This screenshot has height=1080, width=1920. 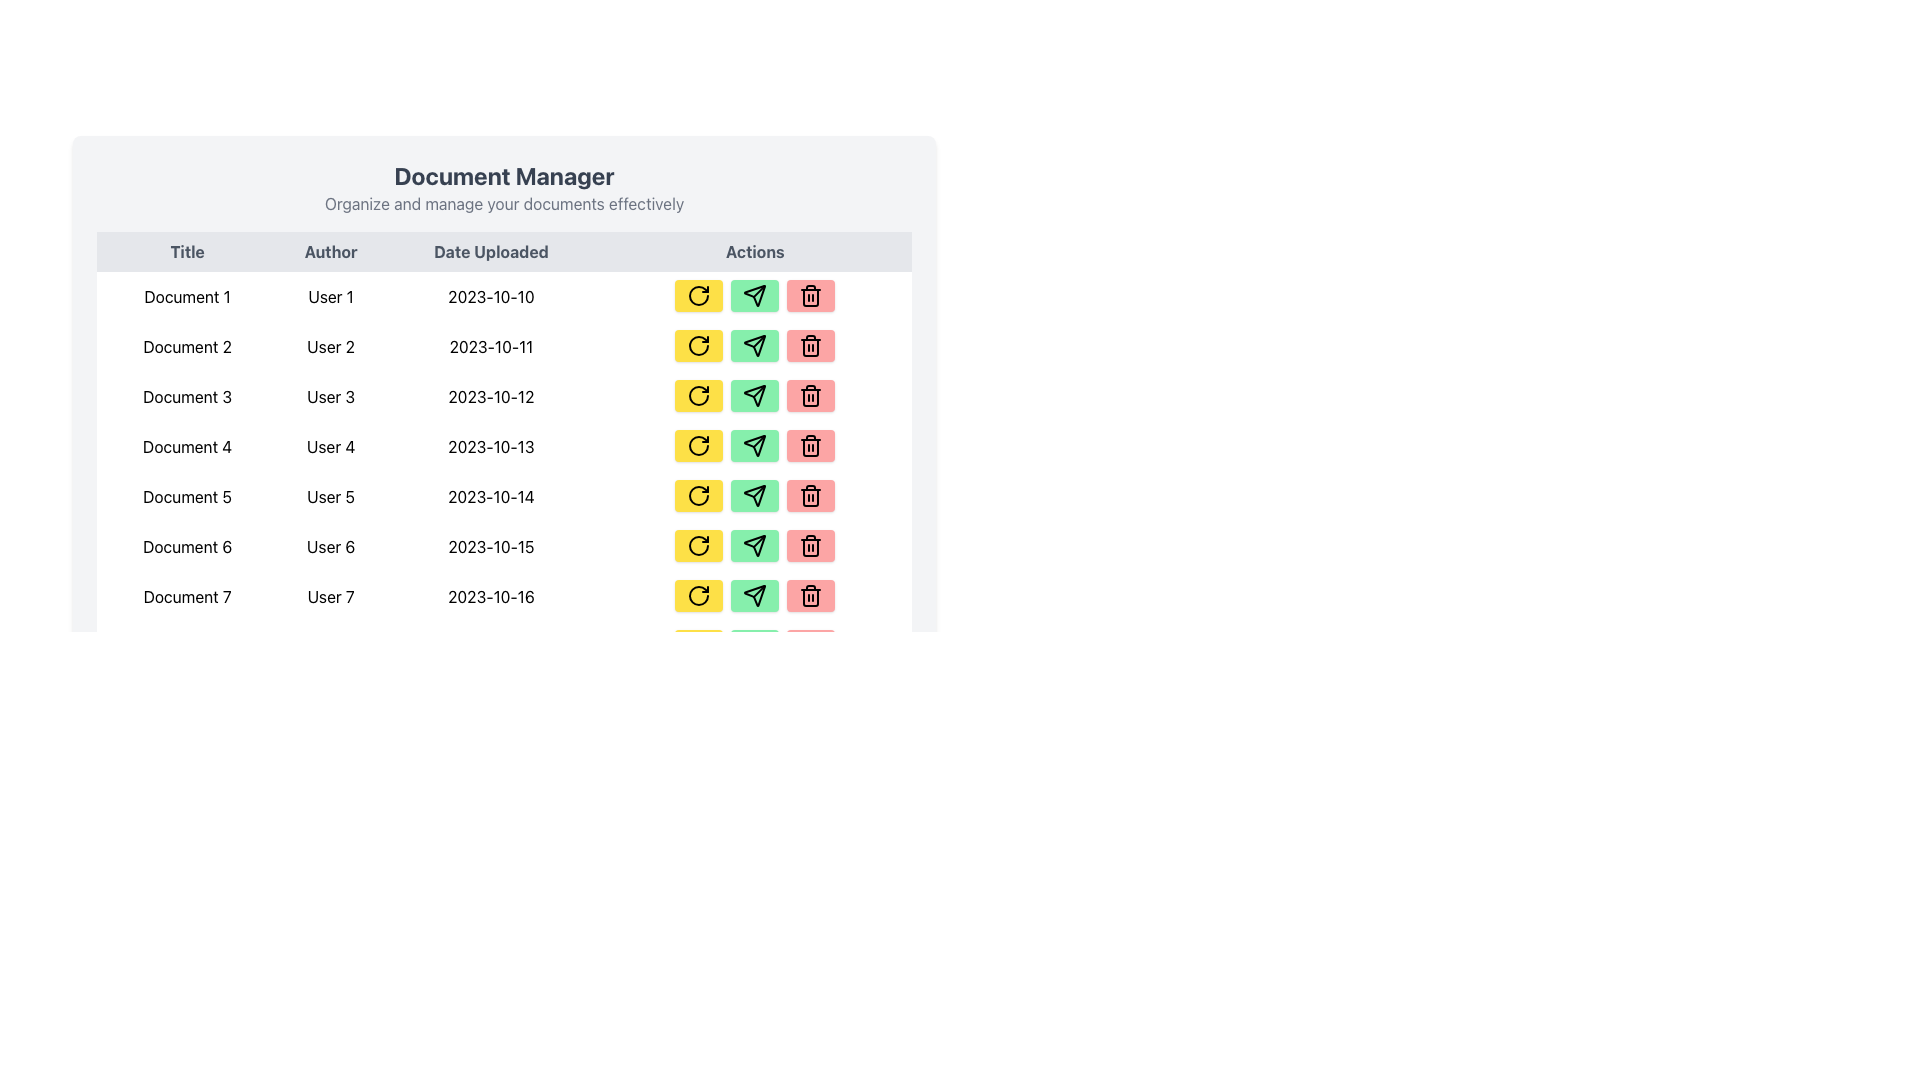 I want to click on the green paper plane icon in the 'Actions' section, so click(x=754, y=345).